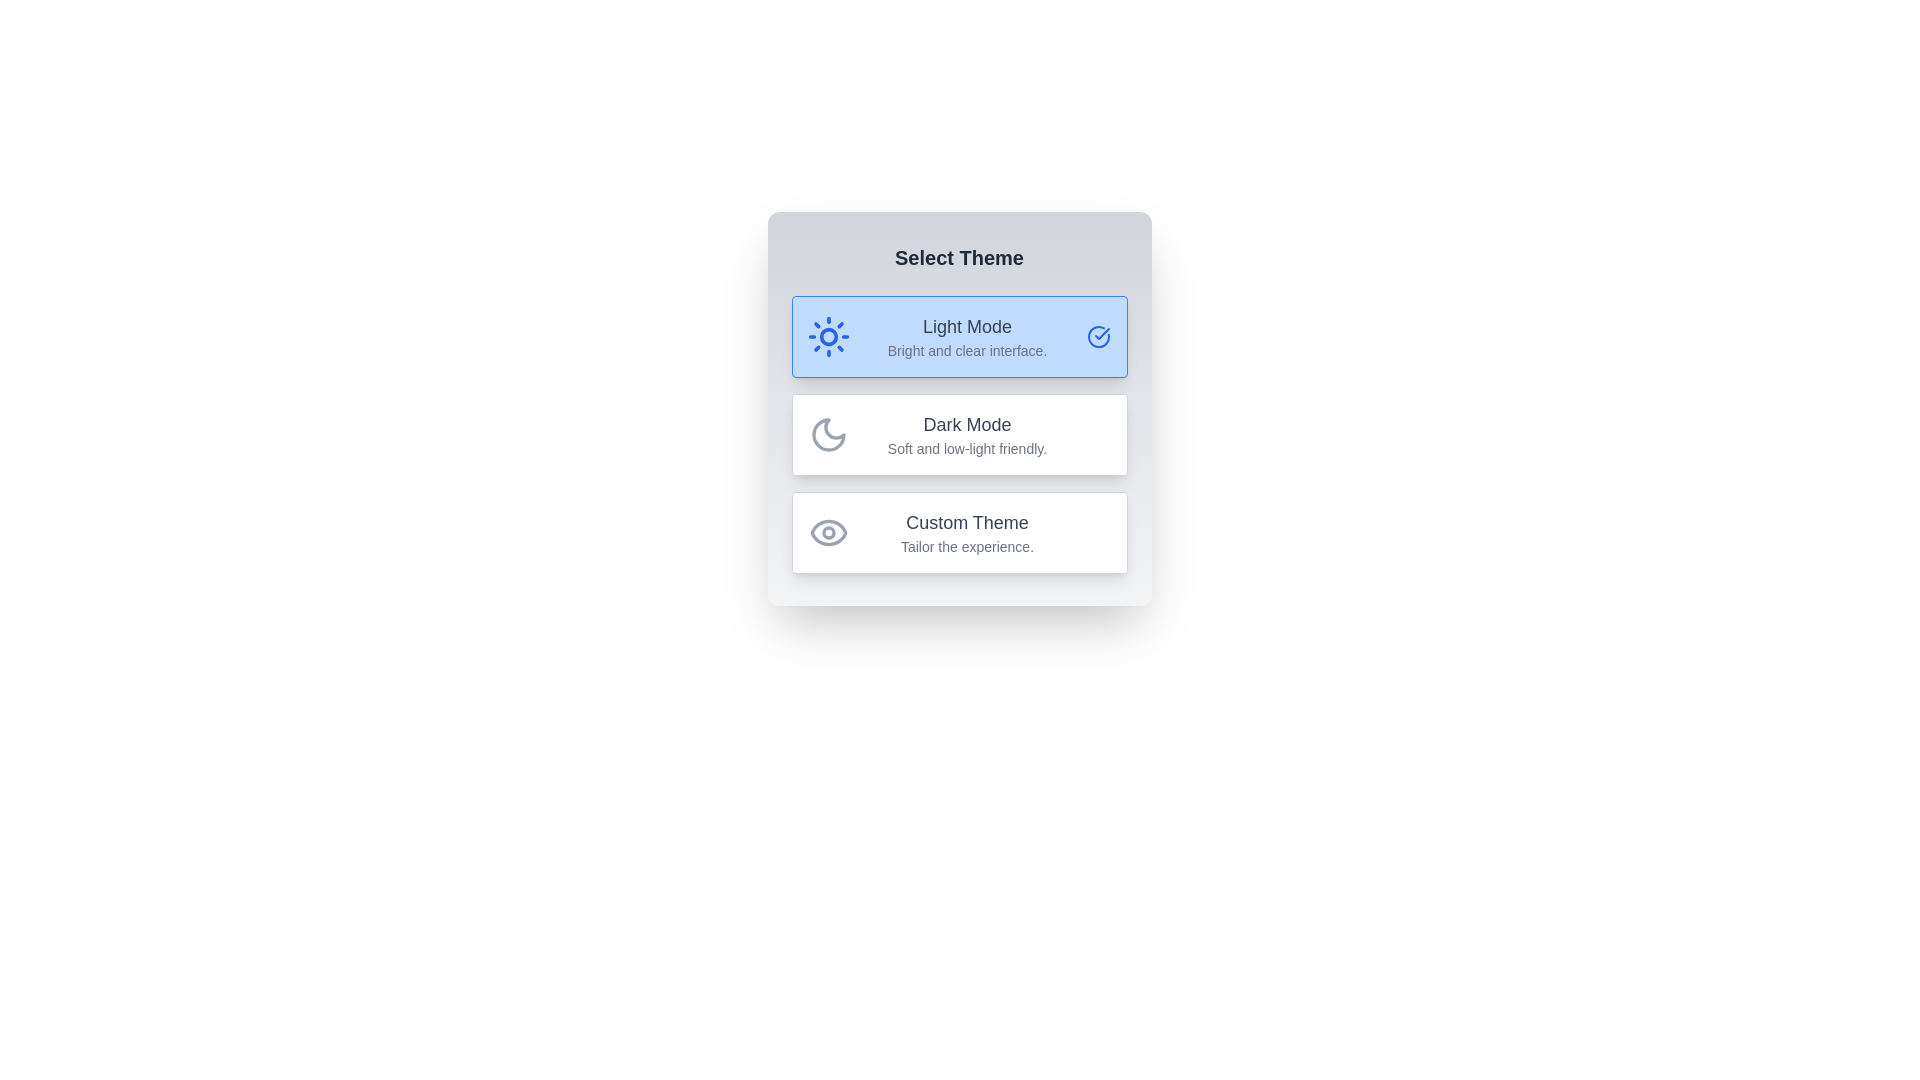 The width and height of the screenshot is (1920, 1080). Describe the element at coordinates (1101, 333) in the screenshot. I see `the checkmark SVG icon that indicates the selected status of the 'Light Mode' option, located at the bottom-right within a circular marker` at that location.